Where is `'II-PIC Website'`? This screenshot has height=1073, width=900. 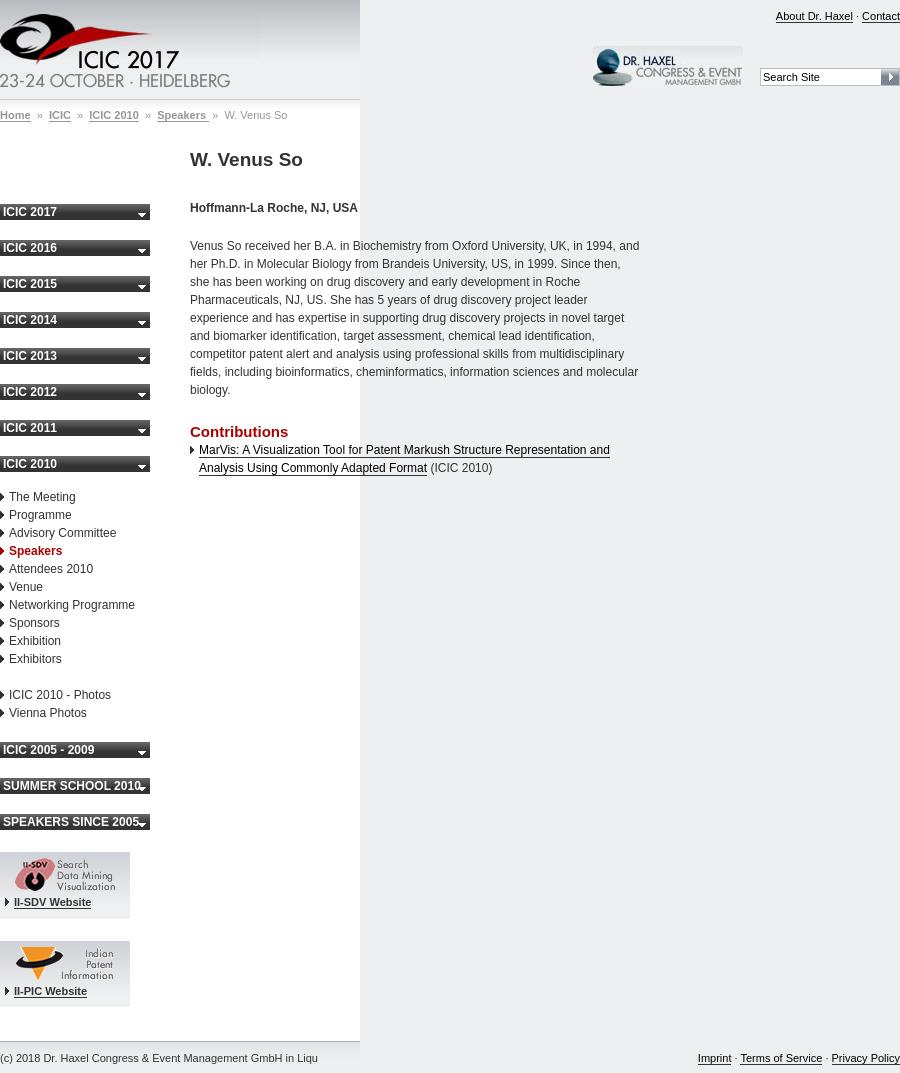 'II-PIC Website' is located at coordinates (49, 988).